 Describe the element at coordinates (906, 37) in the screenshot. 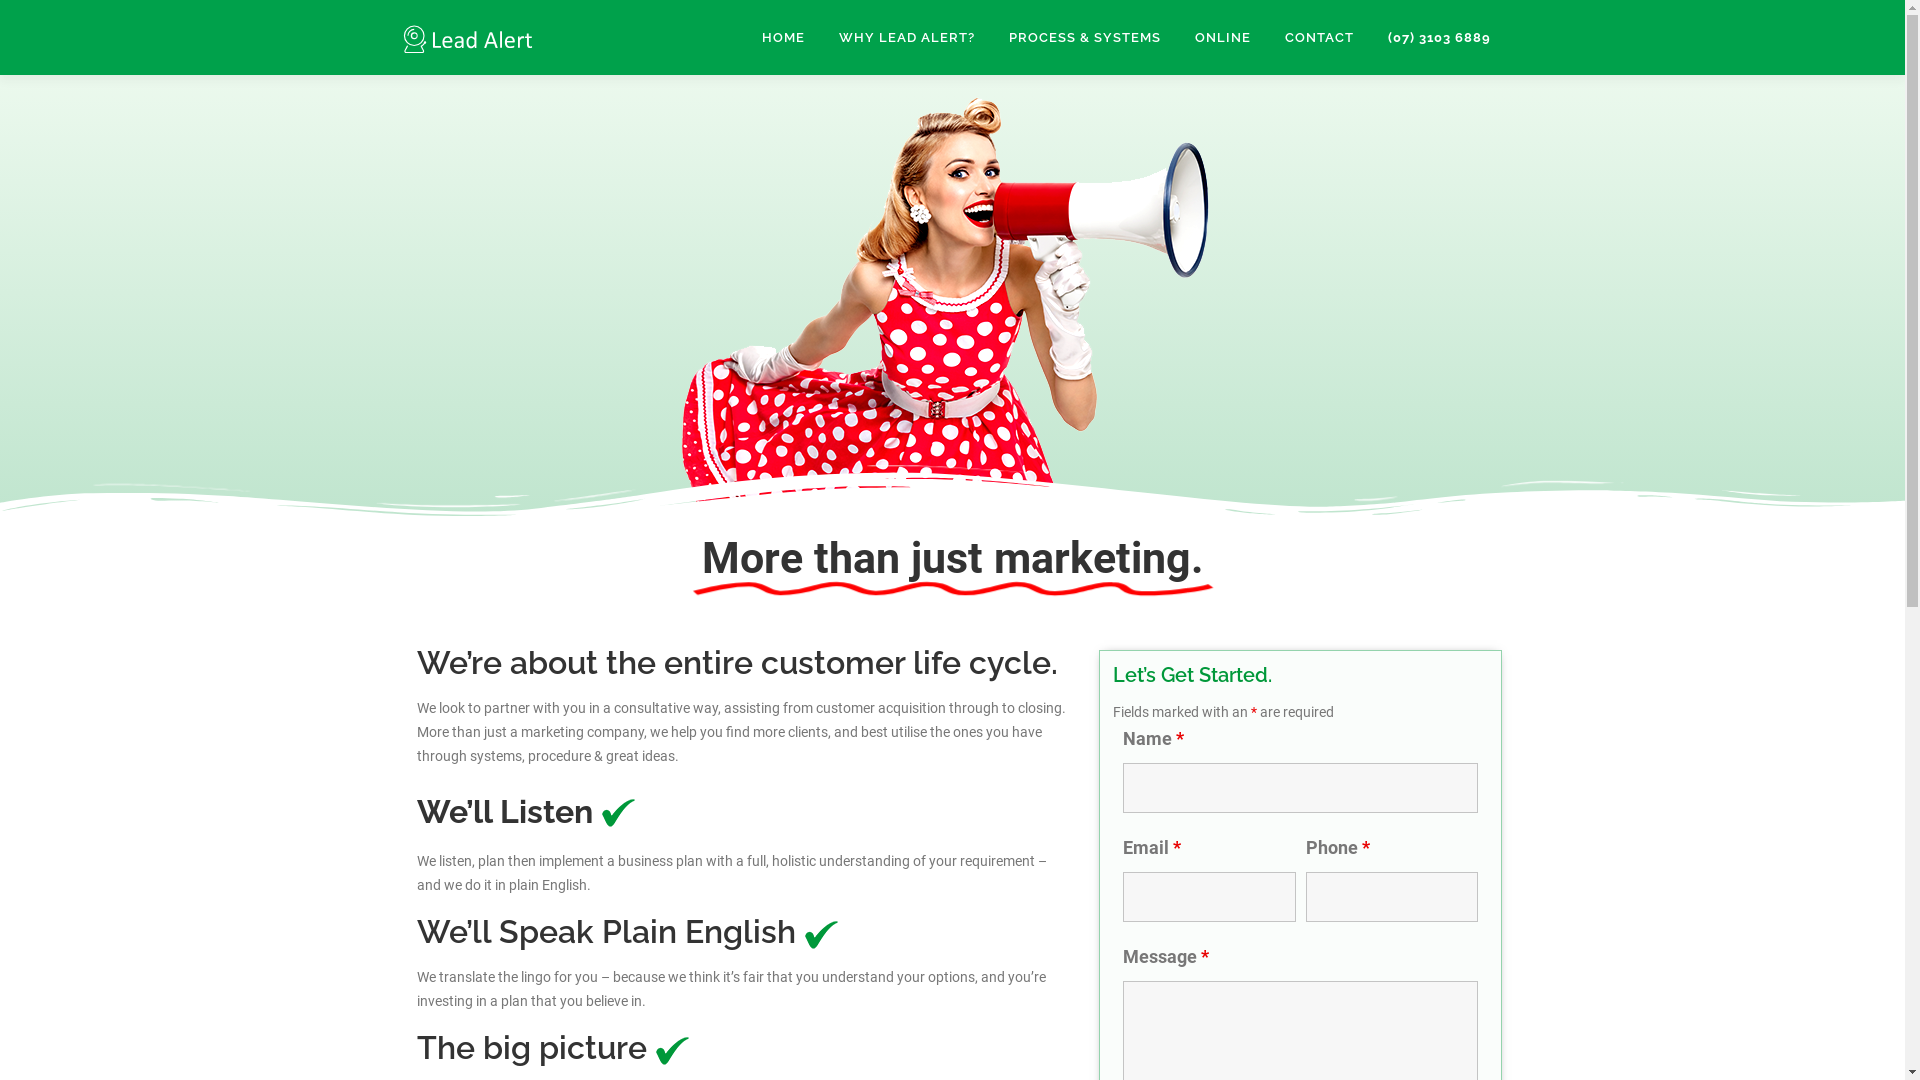

I see `'WHY LEAD ALERT?'` at that location.